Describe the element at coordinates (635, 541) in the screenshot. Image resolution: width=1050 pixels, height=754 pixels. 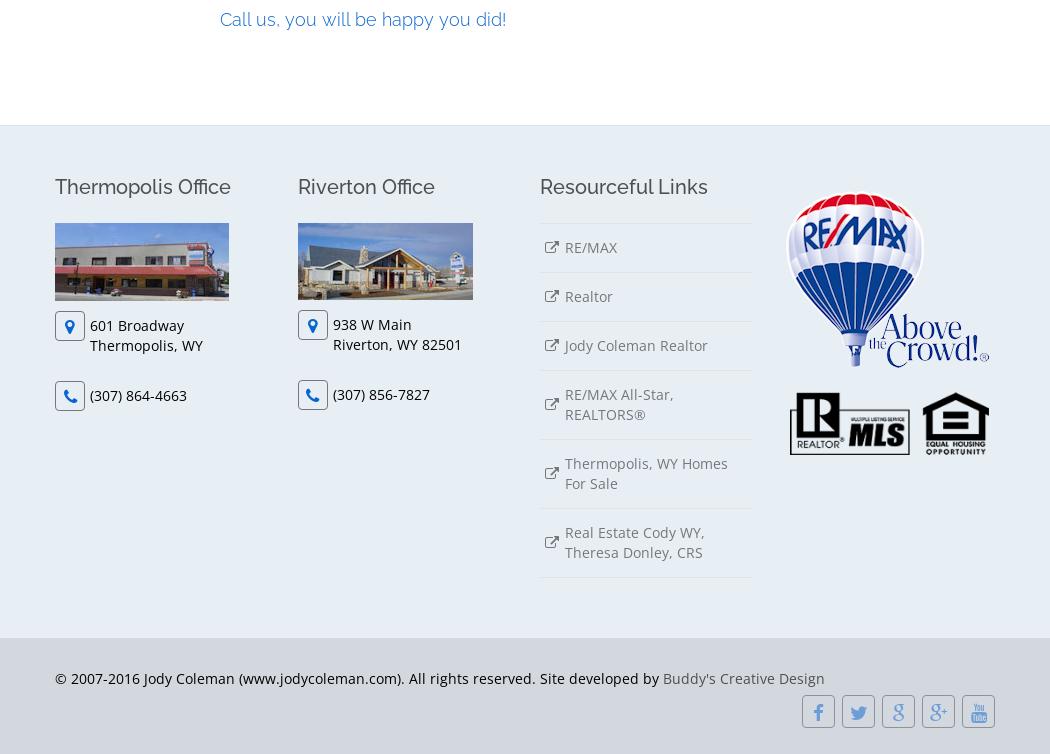
I see `'Real Estate Cody WY, Theresa Donley, CRS'` at that location.